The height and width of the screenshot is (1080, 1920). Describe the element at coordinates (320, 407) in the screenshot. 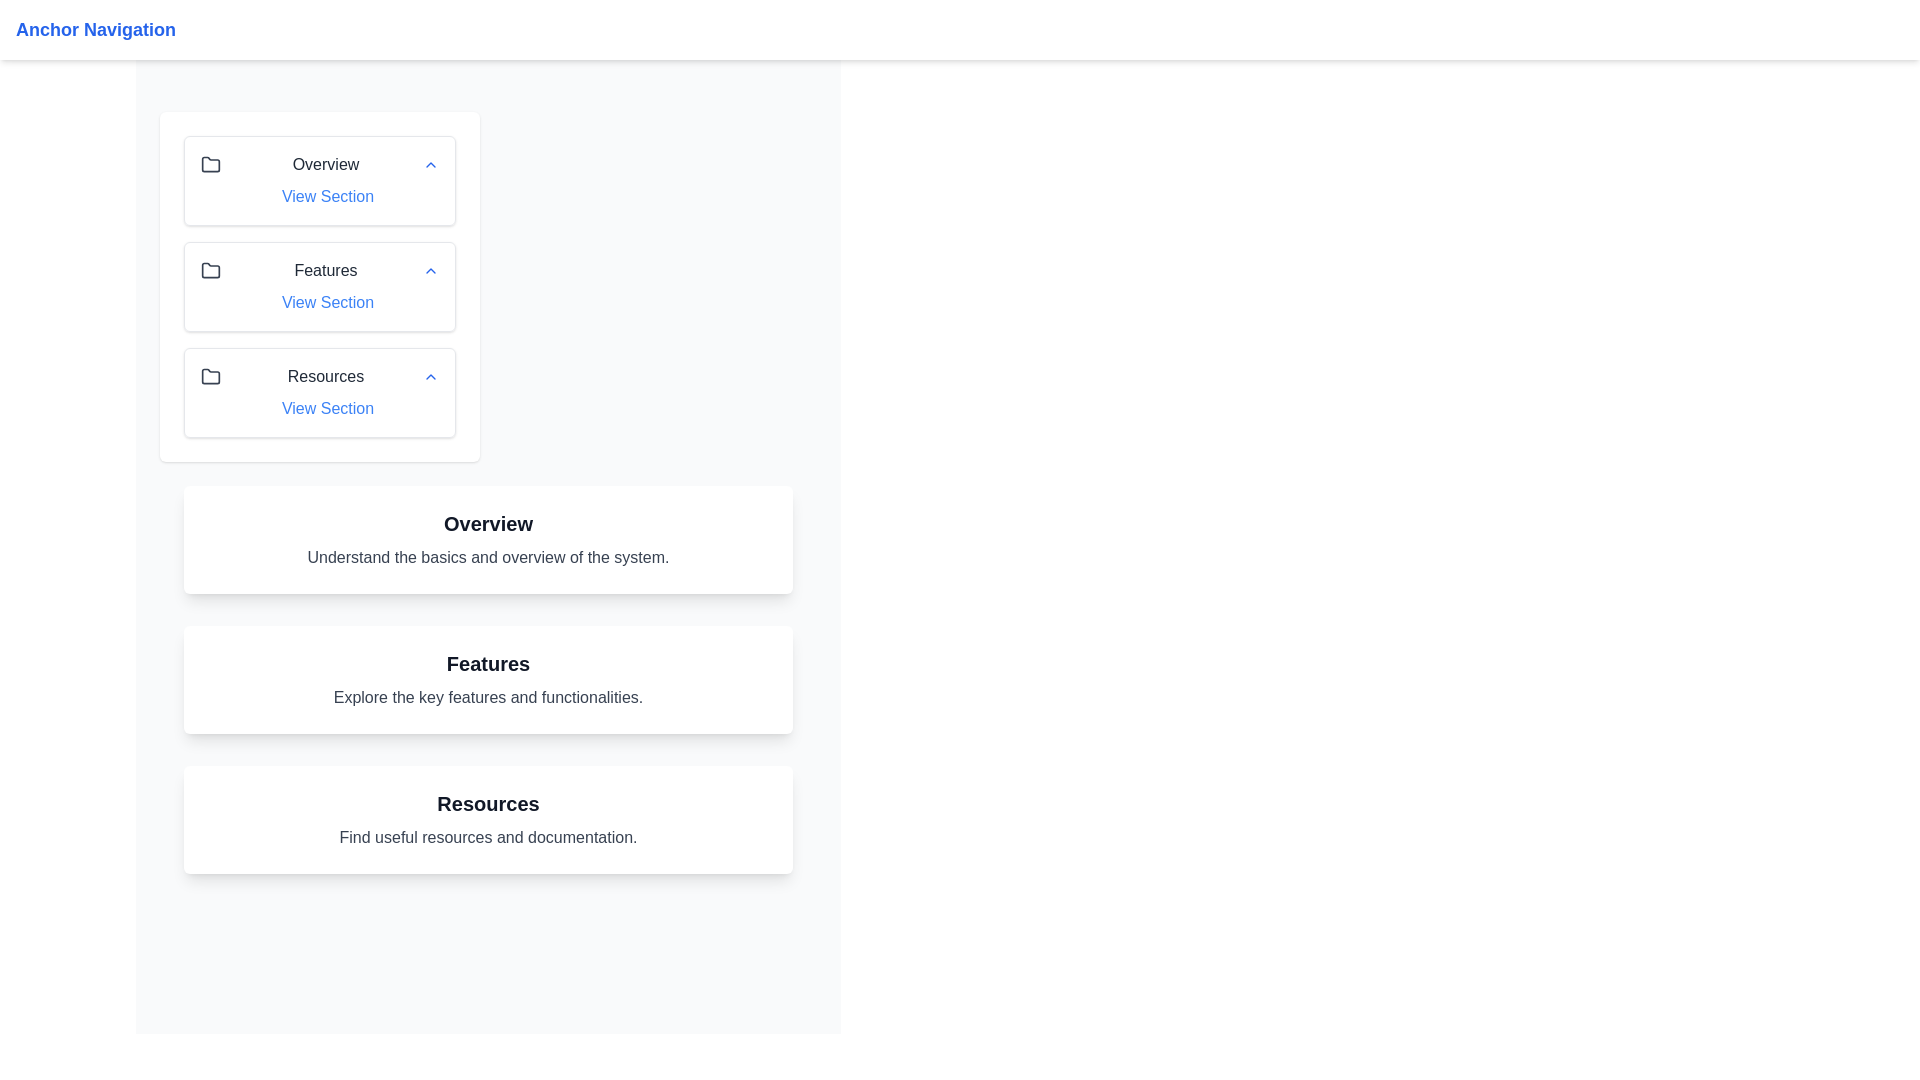

I see `the third 'View Section' hyperlink located in the 'Resources' section of the menu` at that location.